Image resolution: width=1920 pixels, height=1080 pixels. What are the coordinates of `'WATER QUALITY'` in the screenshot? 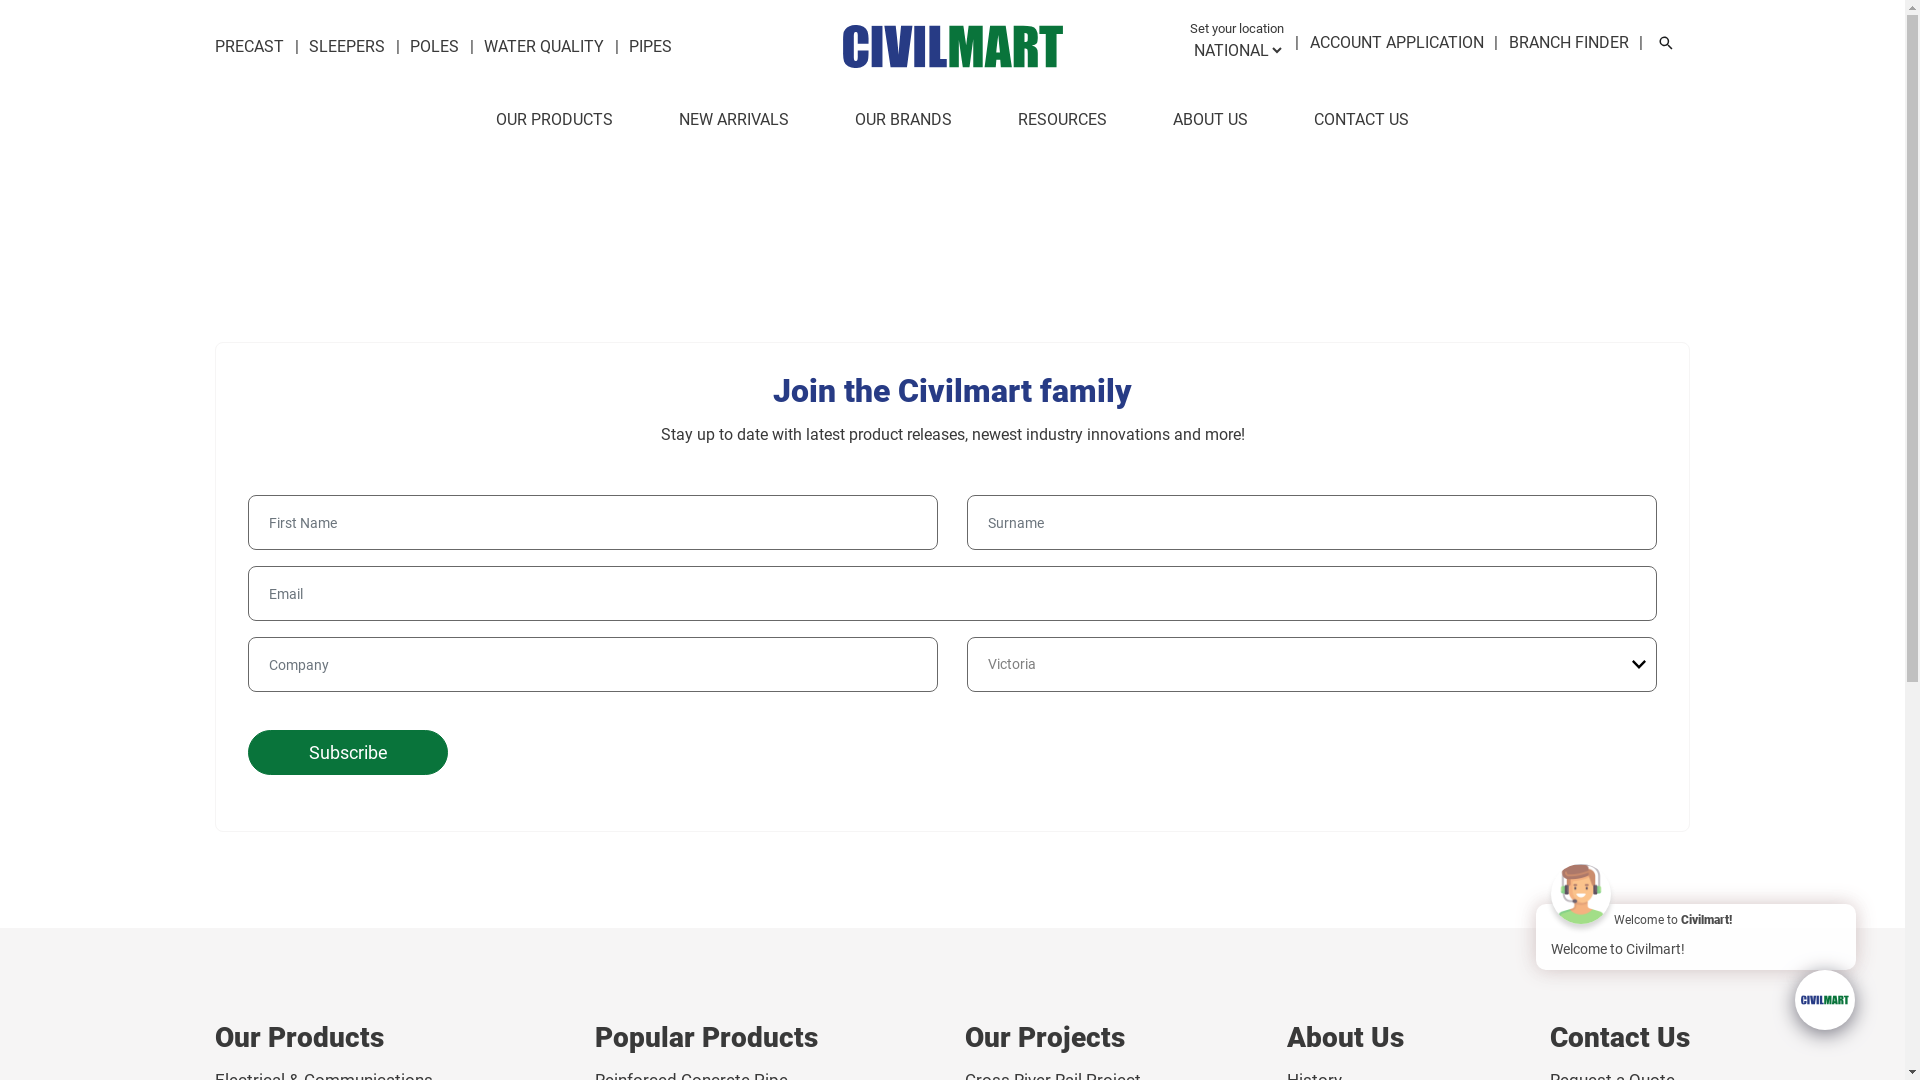 It's located at (543, 45).